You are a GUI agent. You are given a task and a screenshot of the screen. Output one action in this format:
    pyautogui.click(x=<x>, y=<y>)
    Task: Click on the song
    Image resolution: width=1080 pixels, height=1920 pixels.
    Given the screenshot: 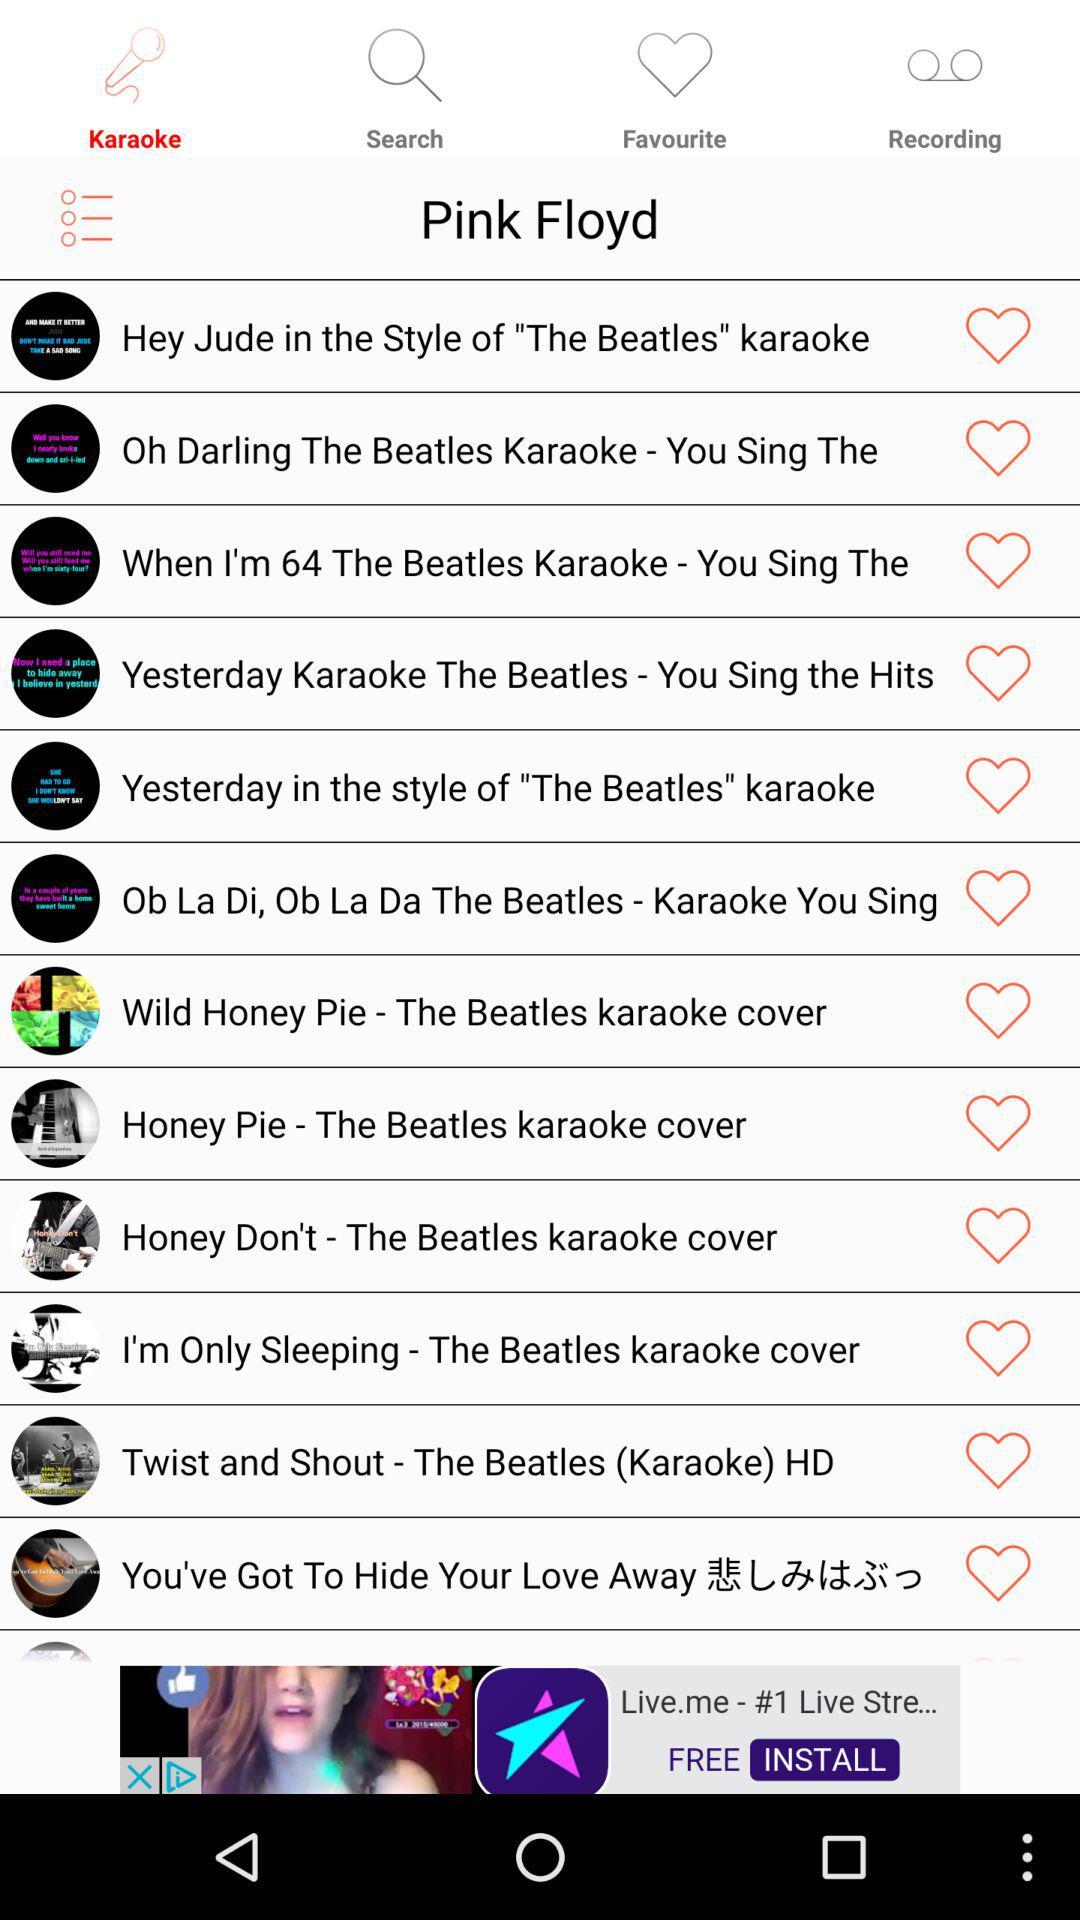 What is the action you would take?
    pyautogui.click(x=998, y=1123)
    